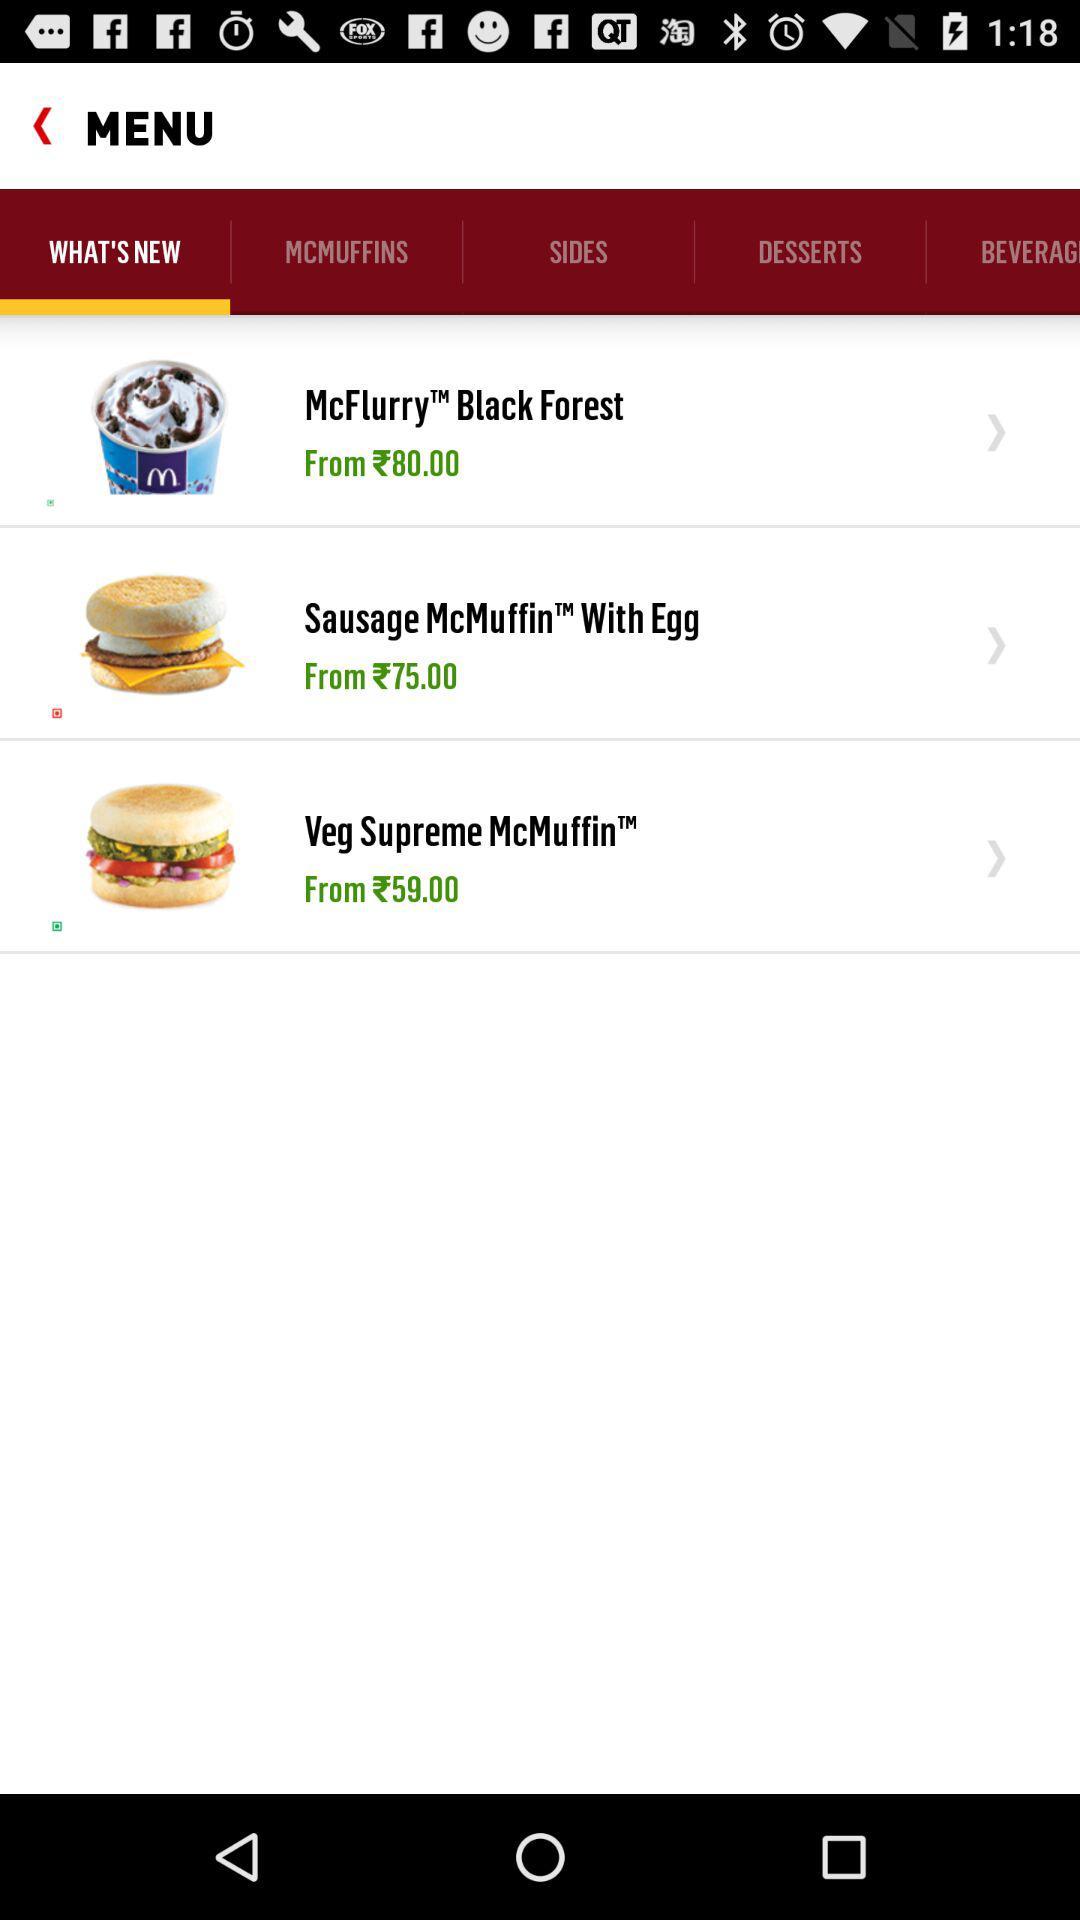 This screenshot has width=1080, height=1920. I want to click on item next to sausage mcmuffin with, so click(159, 631).